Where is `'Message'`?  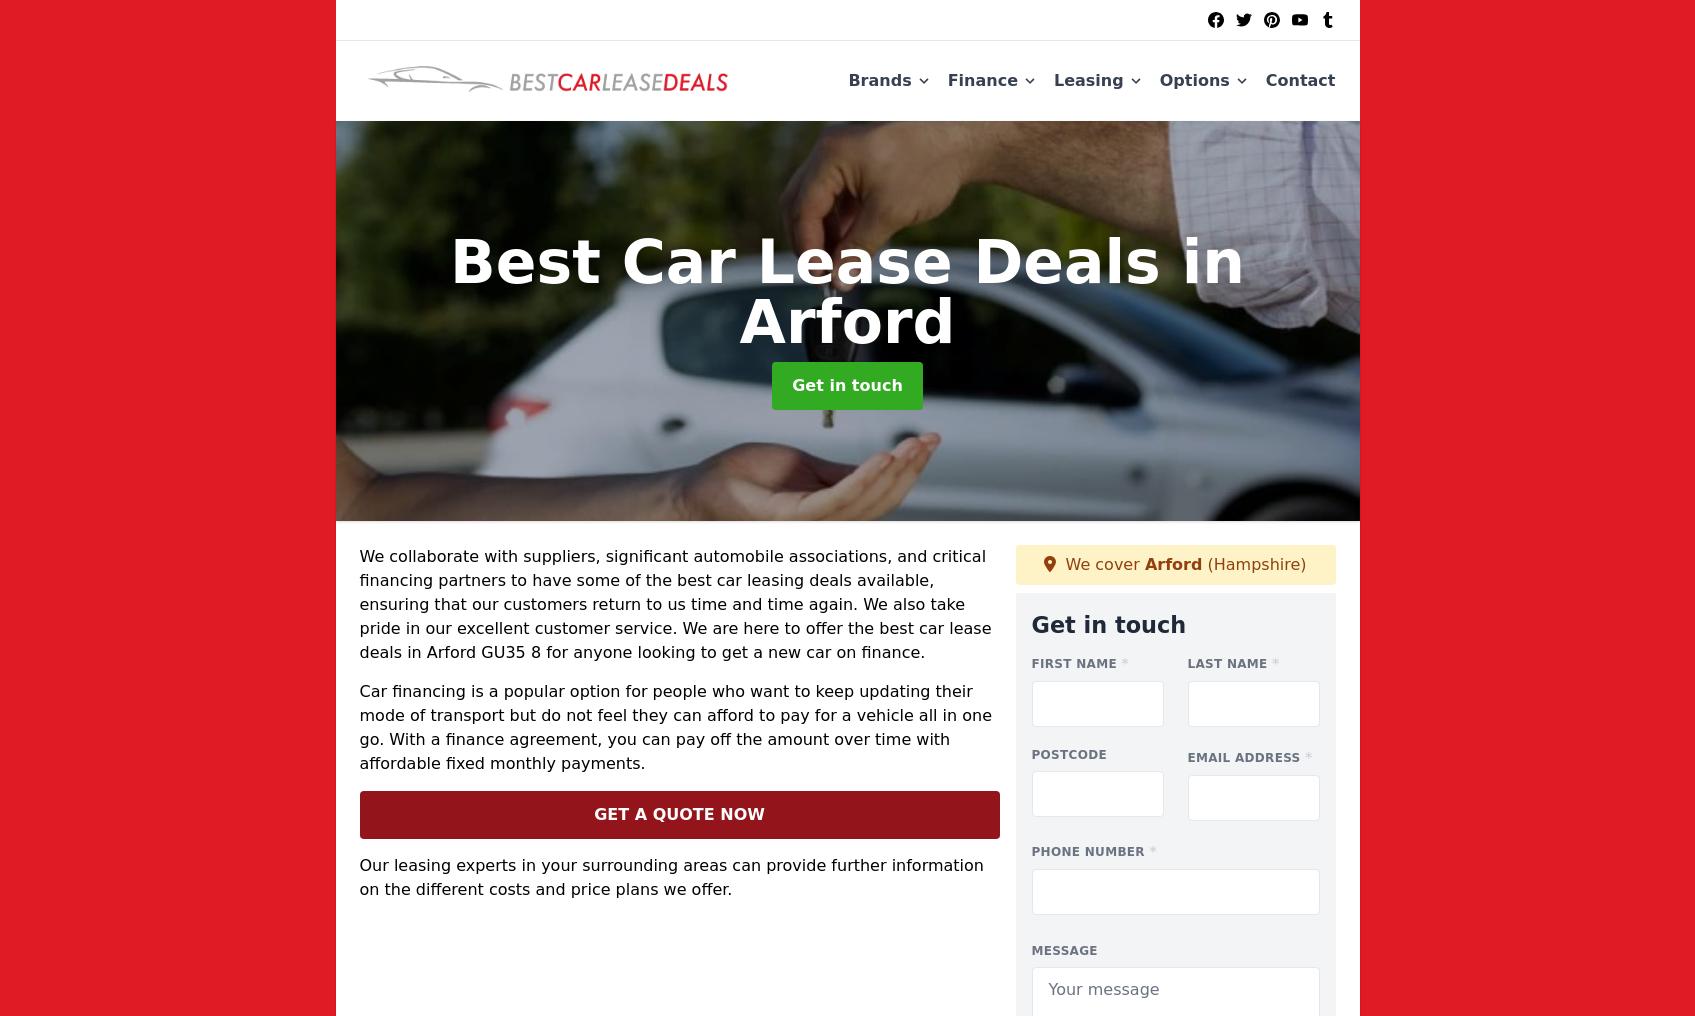 'Message' is located at coordinates (1063, 948).